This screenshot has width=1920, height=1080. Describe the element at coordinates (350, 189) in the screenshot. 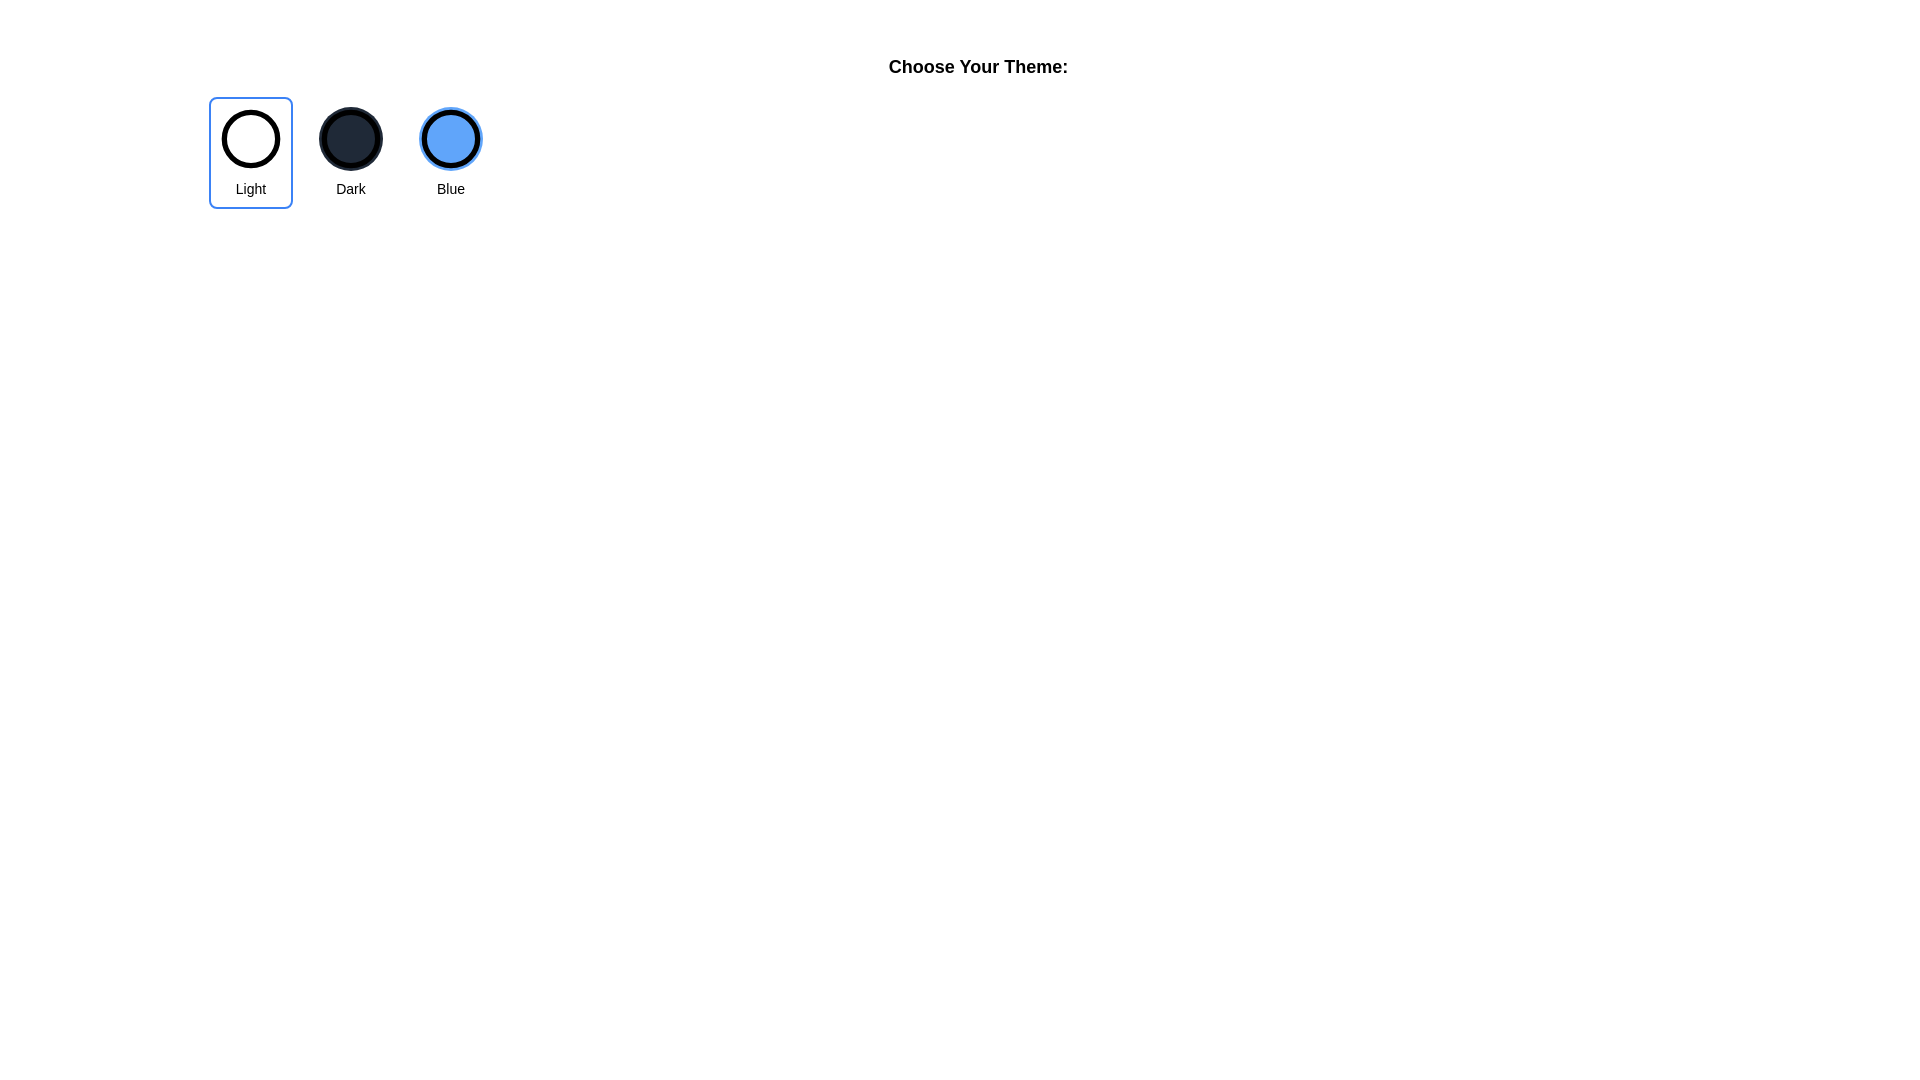

I see `text label that identifies the 'Dark' theme selection option, positioned directly below the corresponding circular icon` at that location.